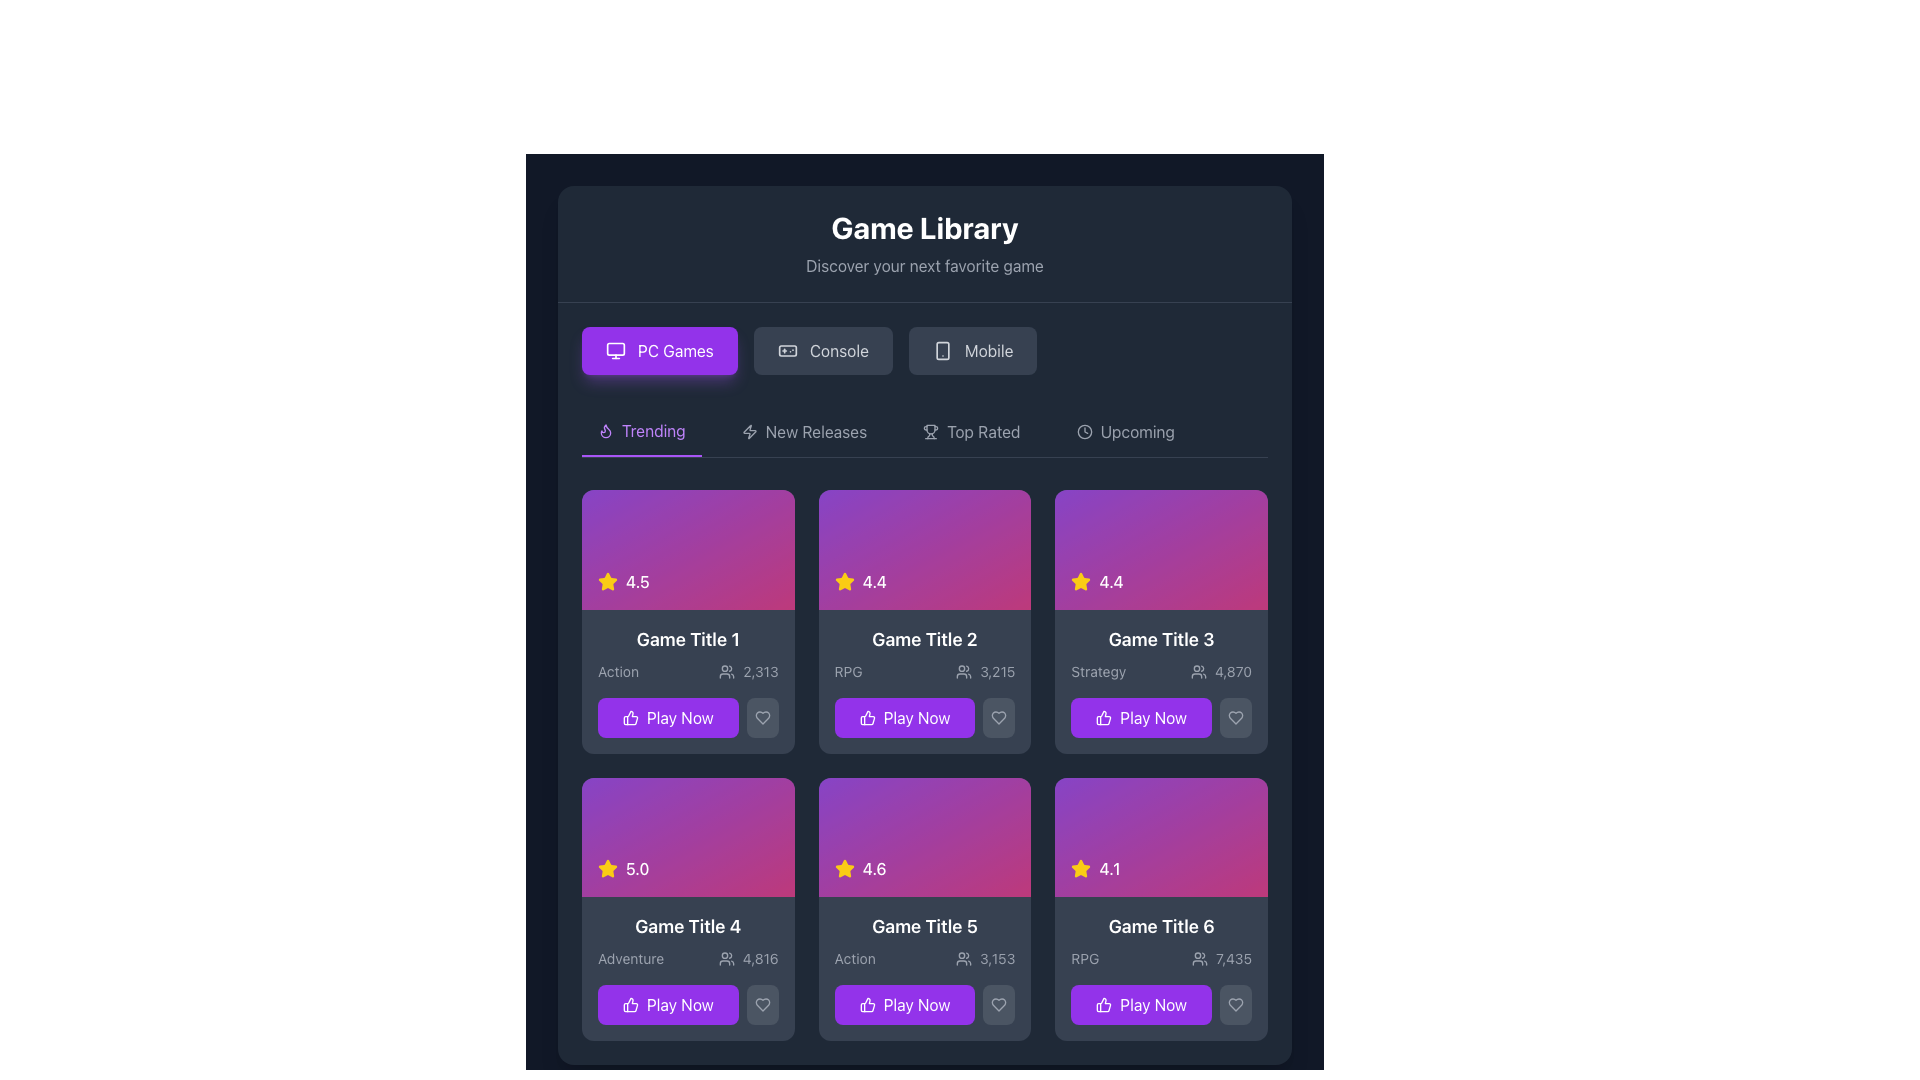 The height and width of the screenshot is (1080, 1920). I want to click on the icon adjacent to the 'Play Now' text on the button located at the bottom center of each card in the grid layout to interact with the button, so click(629, 1005).